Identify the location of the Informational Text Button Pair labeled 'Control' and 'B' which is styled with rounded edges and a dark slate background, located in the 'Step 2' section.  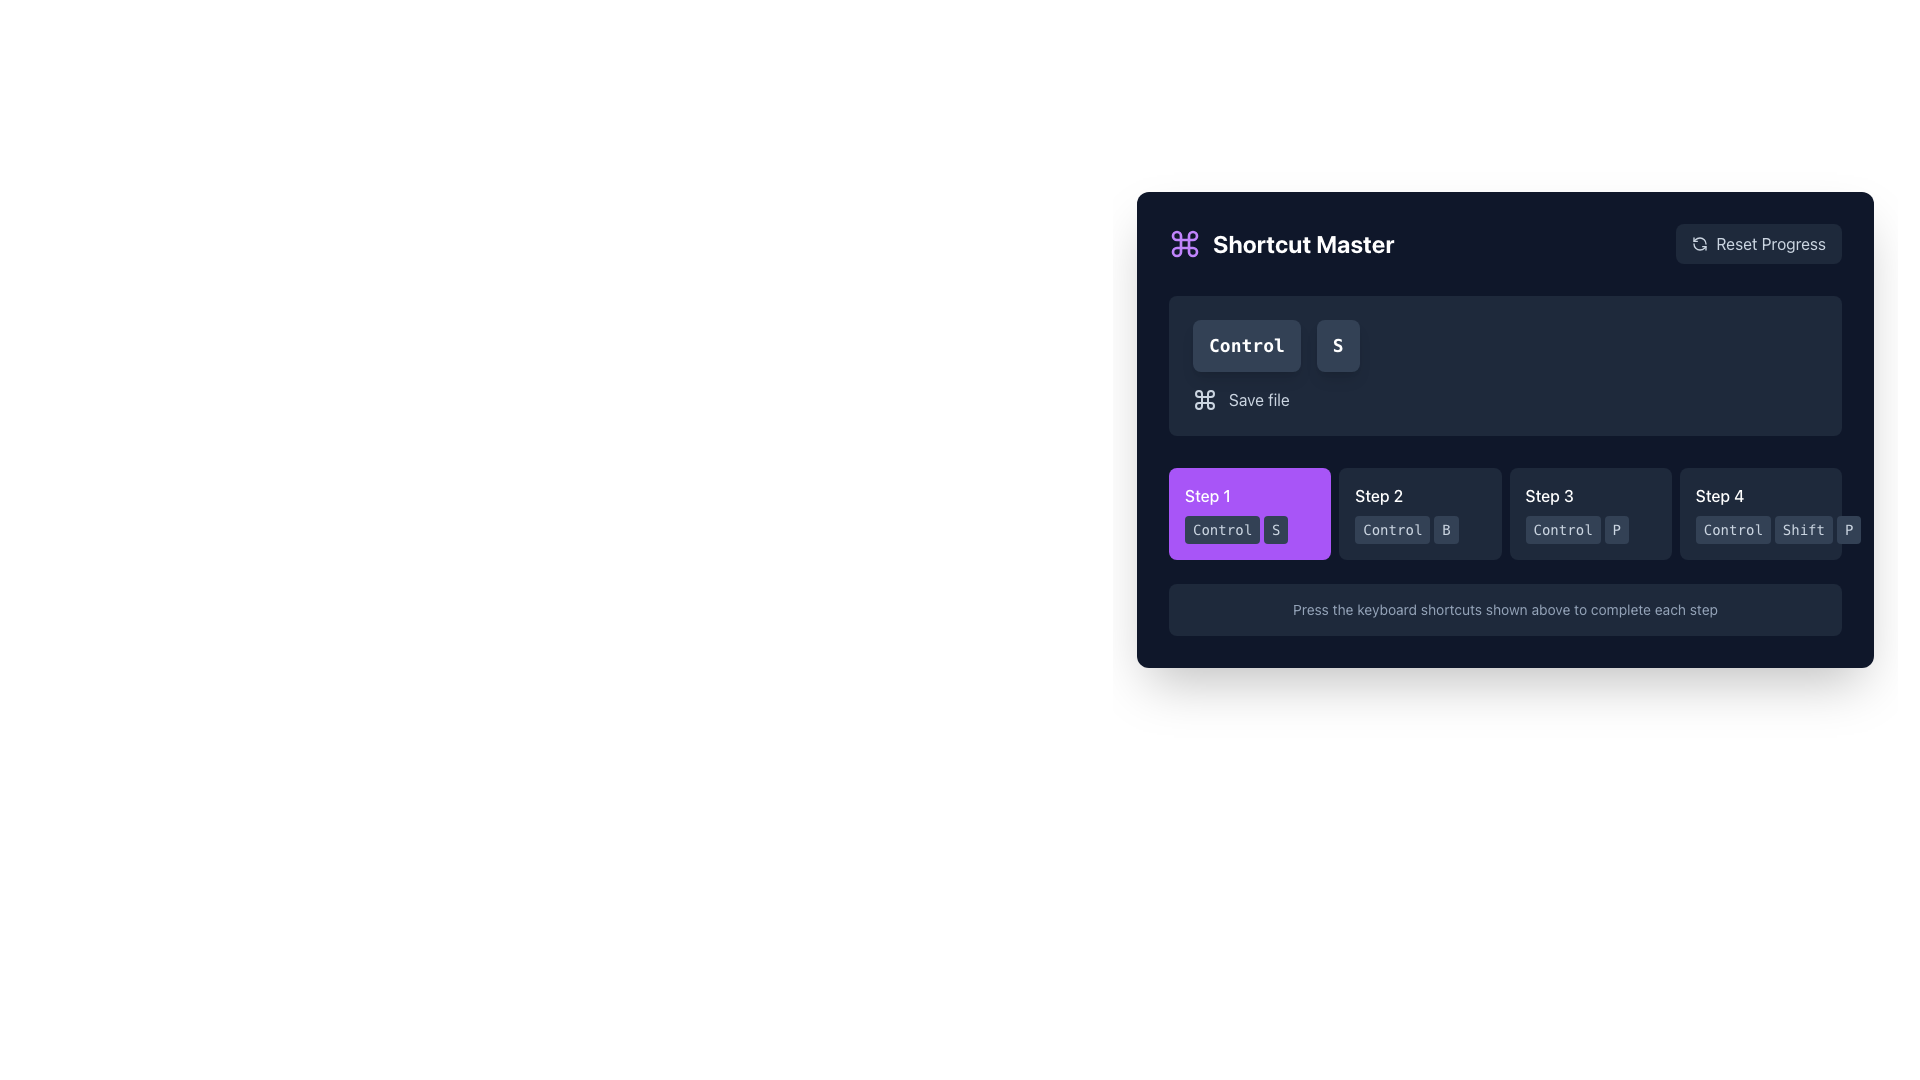
(1419, 528).